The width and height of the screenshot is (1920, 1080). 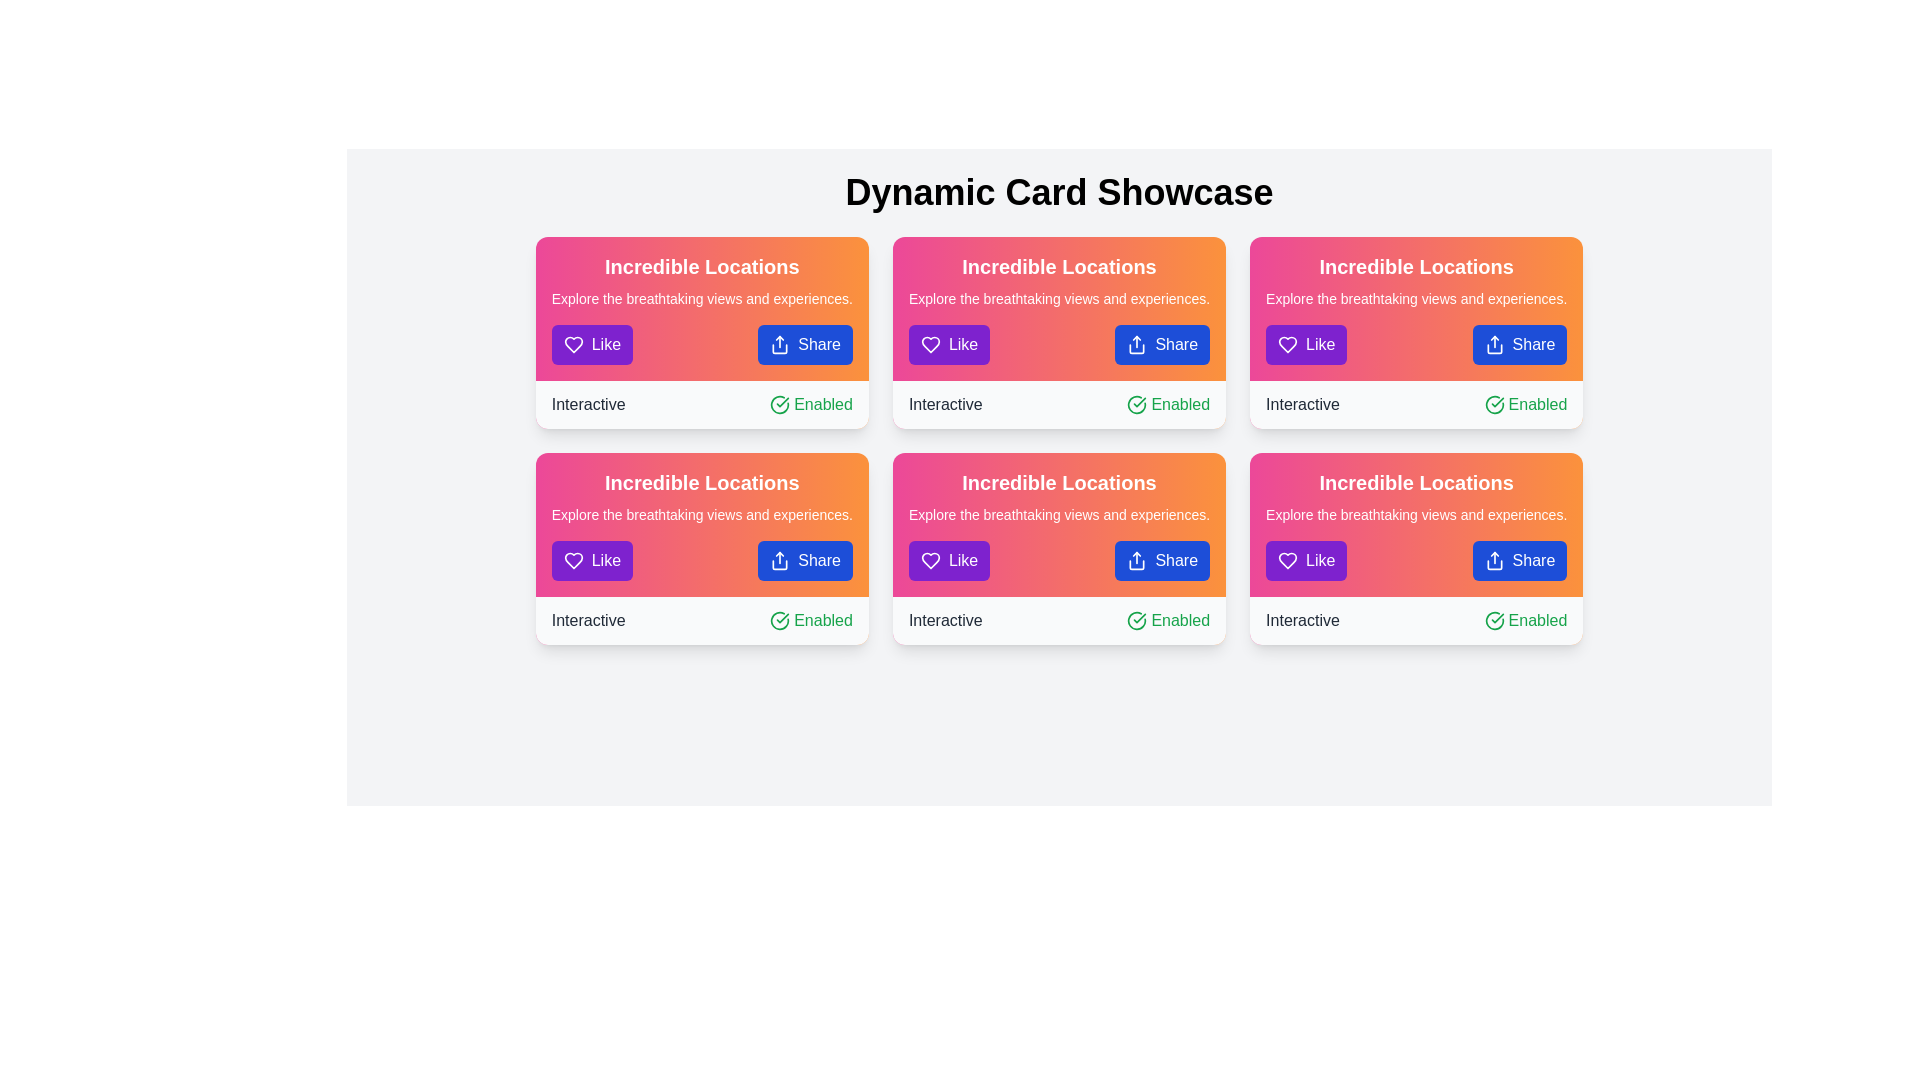 I want to click on the title text of the second card in the top row of the grid layout, so click(x=1415, y=265).